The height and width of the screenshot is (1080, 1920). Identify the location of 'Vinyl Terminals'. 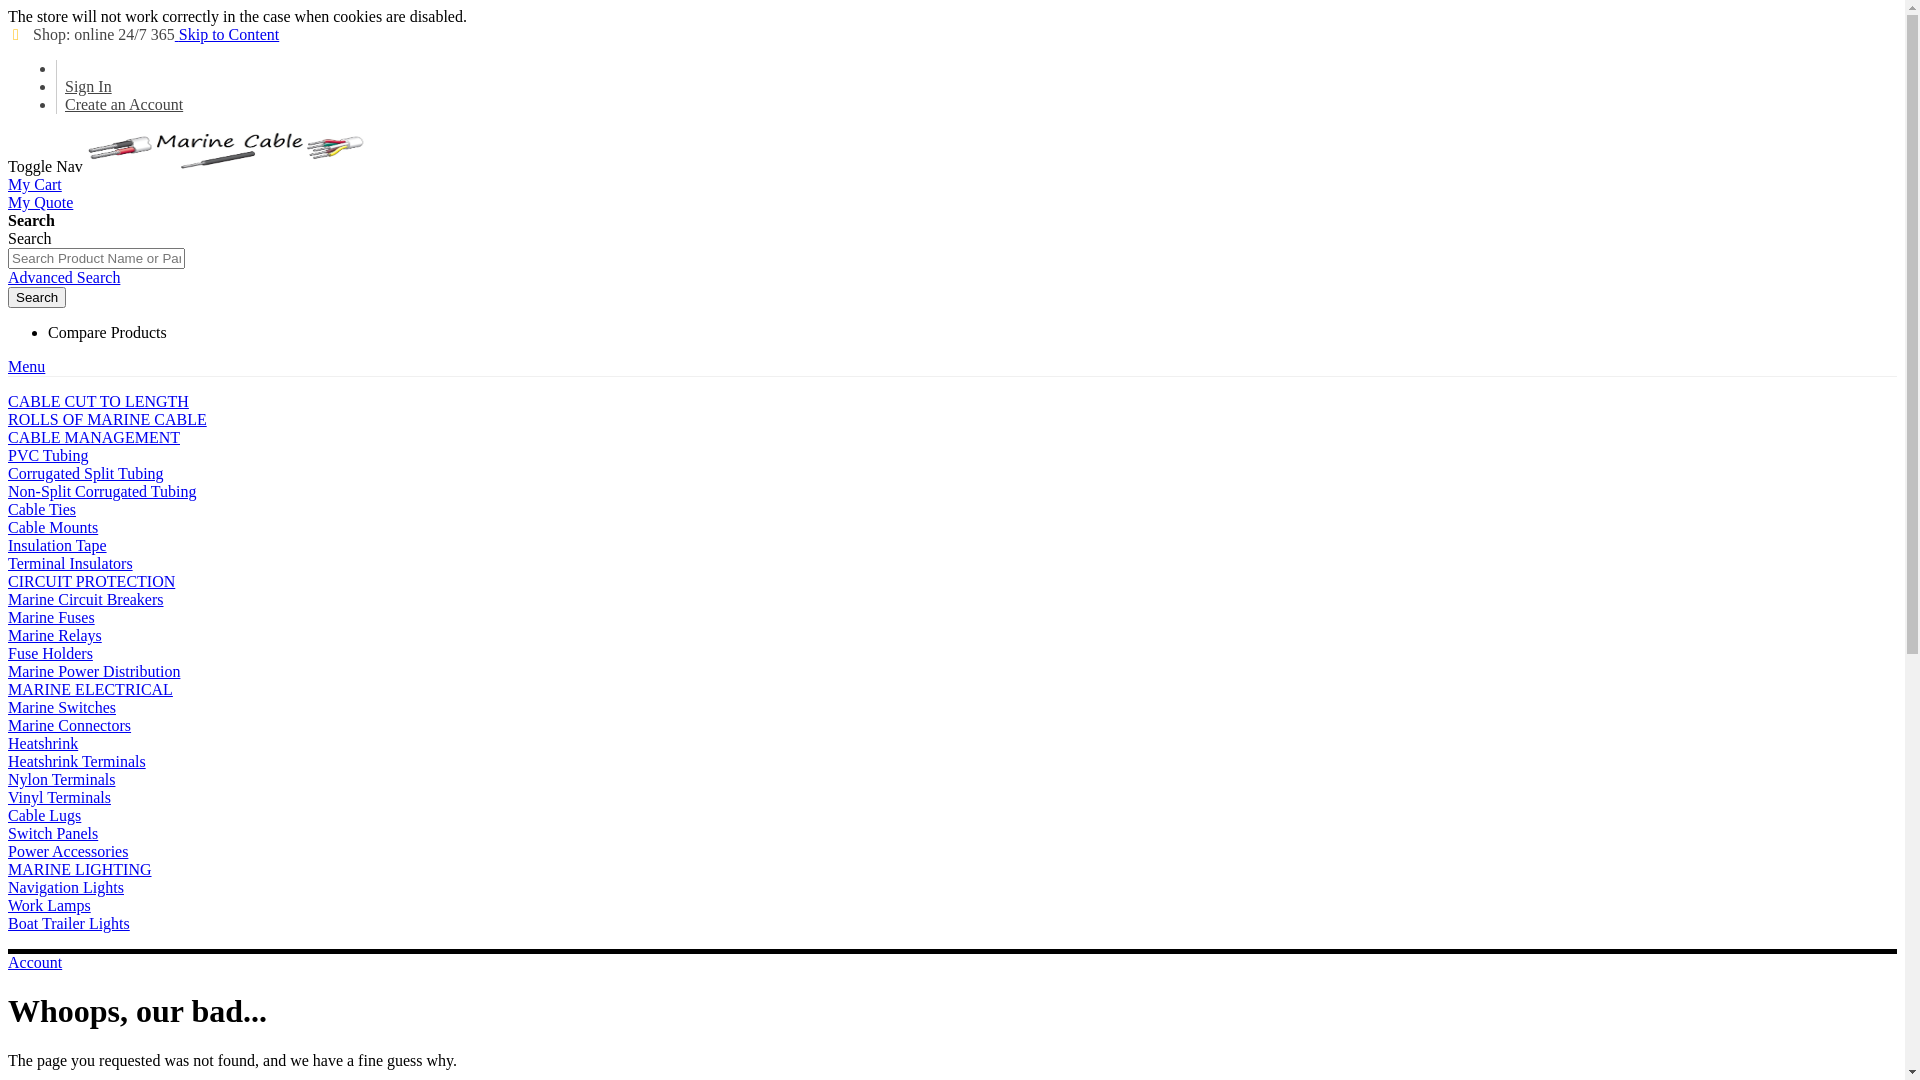
(59, 796).